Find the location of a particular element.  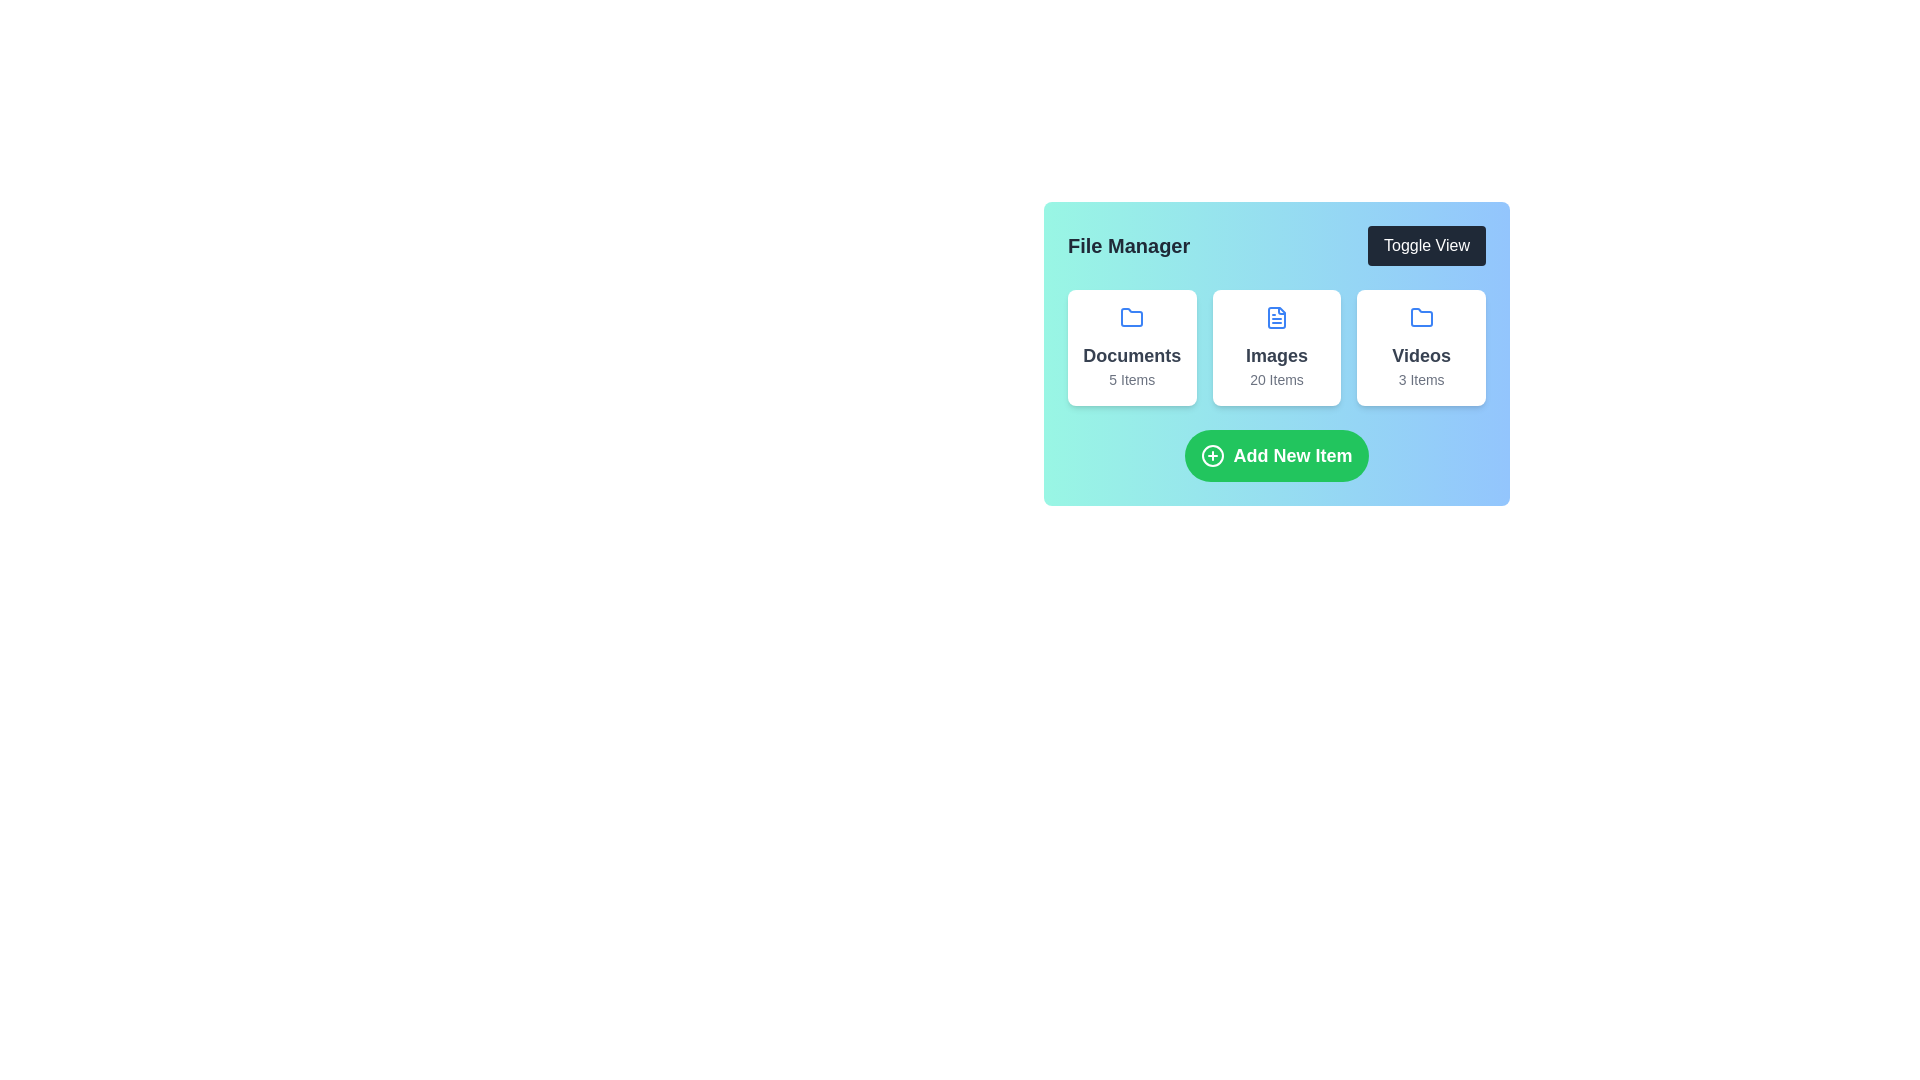

the 'Videos' category icon in the File Manager section is located at coordinates (1420, 316).